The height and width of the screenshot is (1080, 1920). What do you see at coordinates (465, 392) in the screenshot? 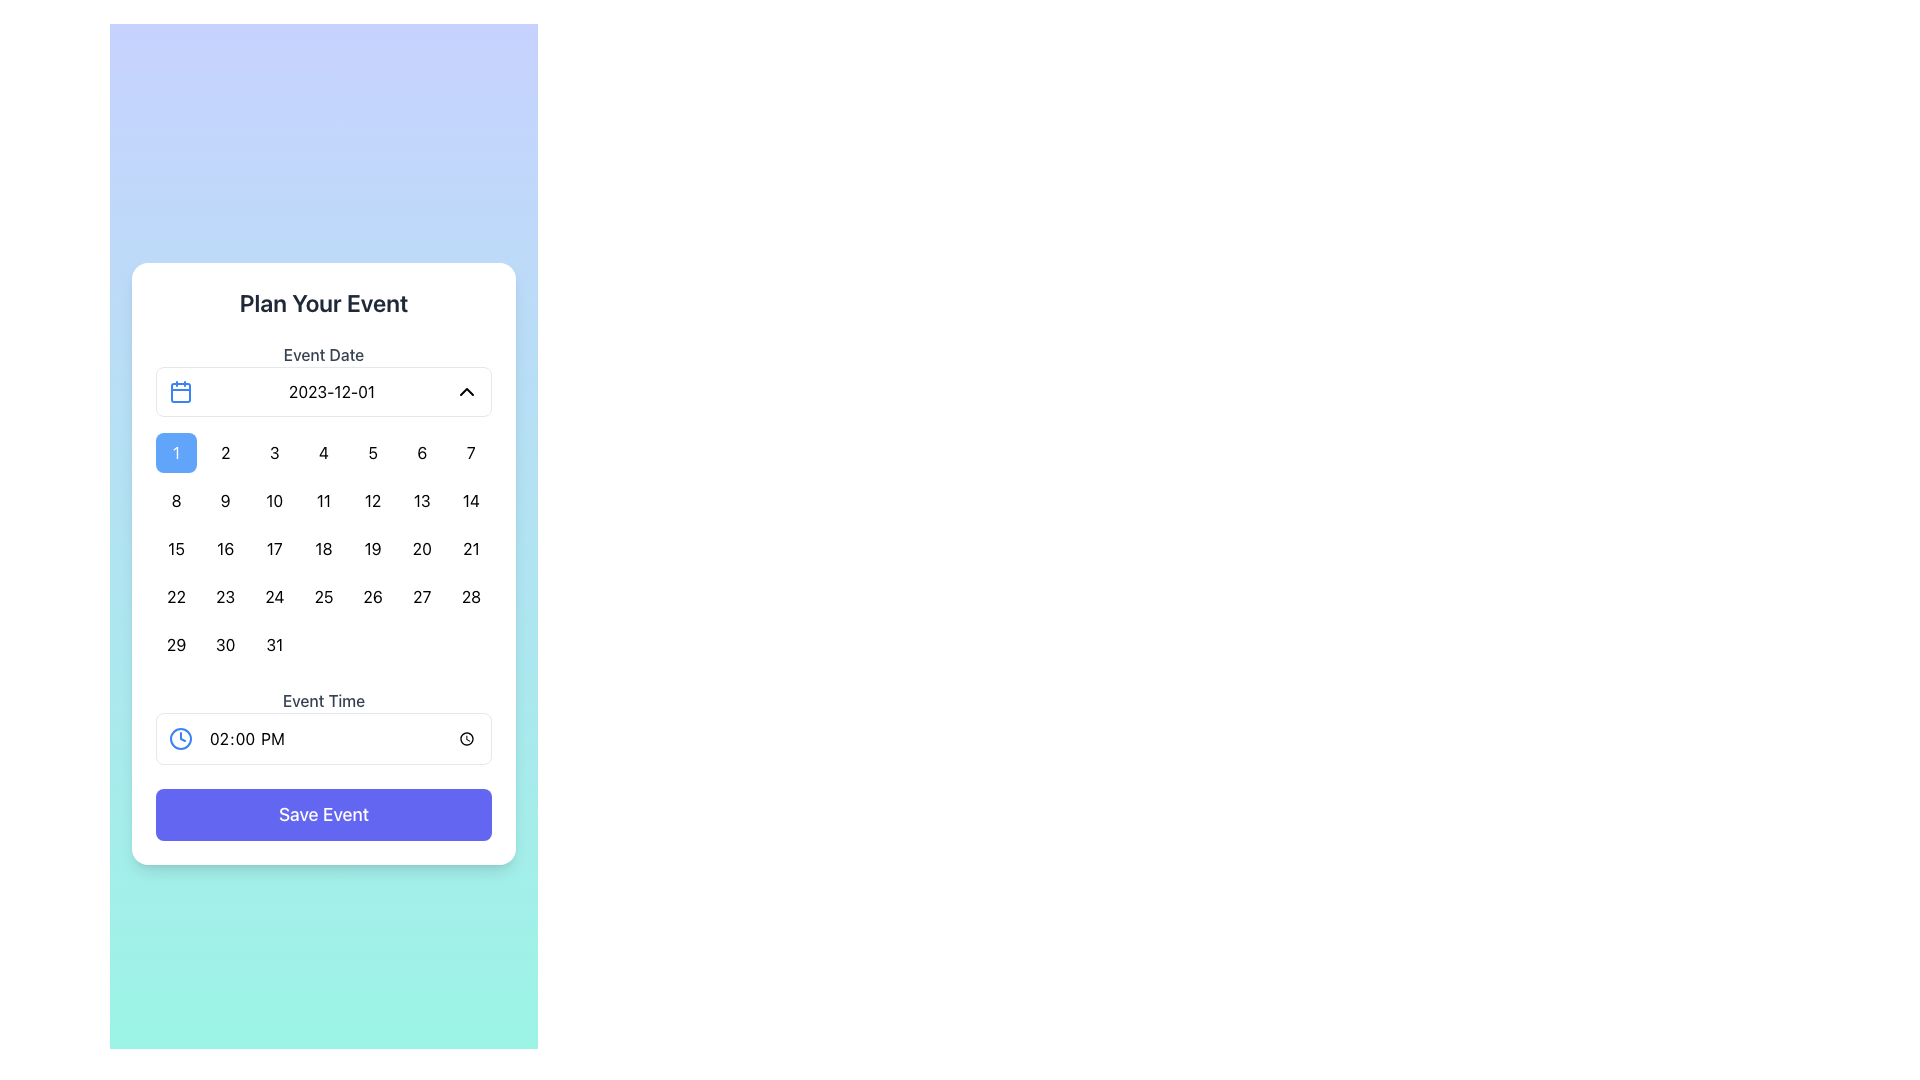
I see `the chevron-up icon located at the far right of the date selection interface to collapse the date selection` at bounding box center [465, 392].